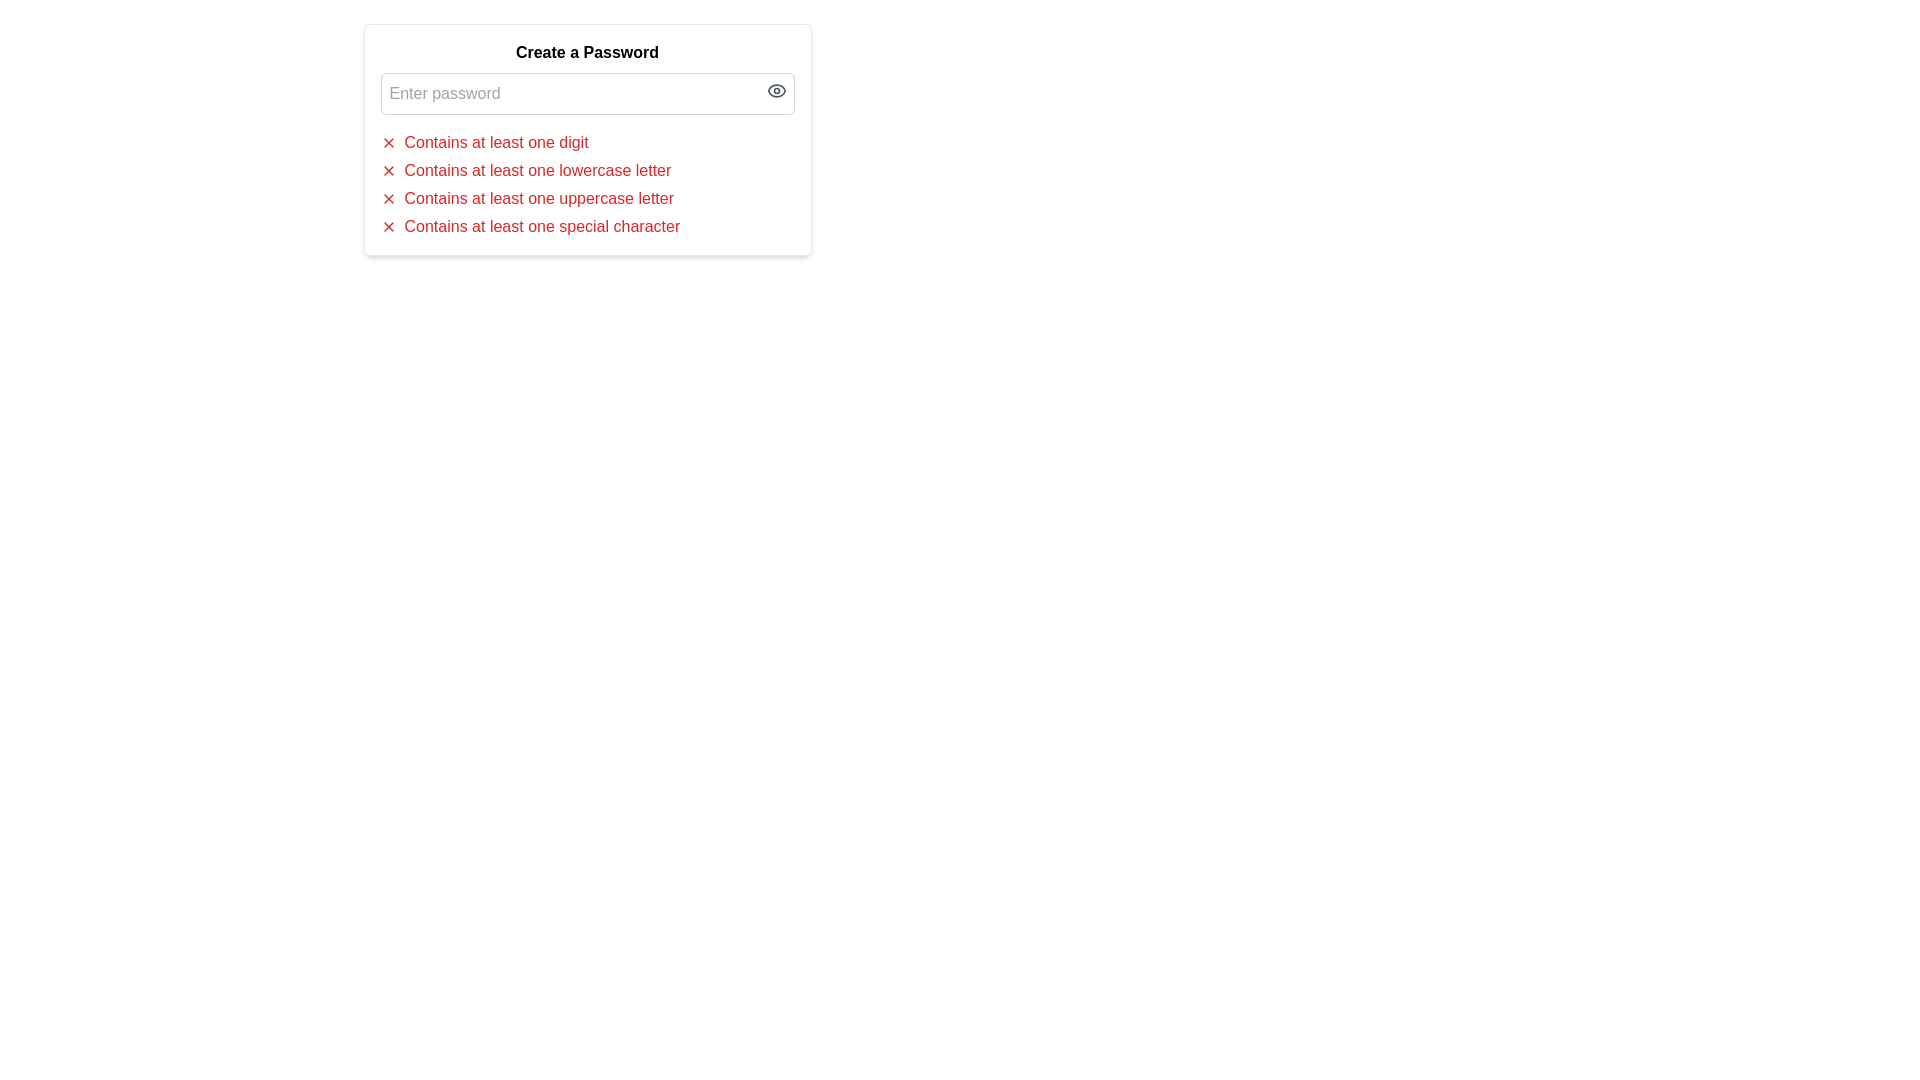 The width and height of the screenshot is (1920, 1080). What do you see at coordinates (388, 169) in the screenshot?
I see `the red 'X' icon indicating a negative state, located to the left of the text 'Contains at least one lowercase letter' in the password validation messages` at bounding box center [388, 169].